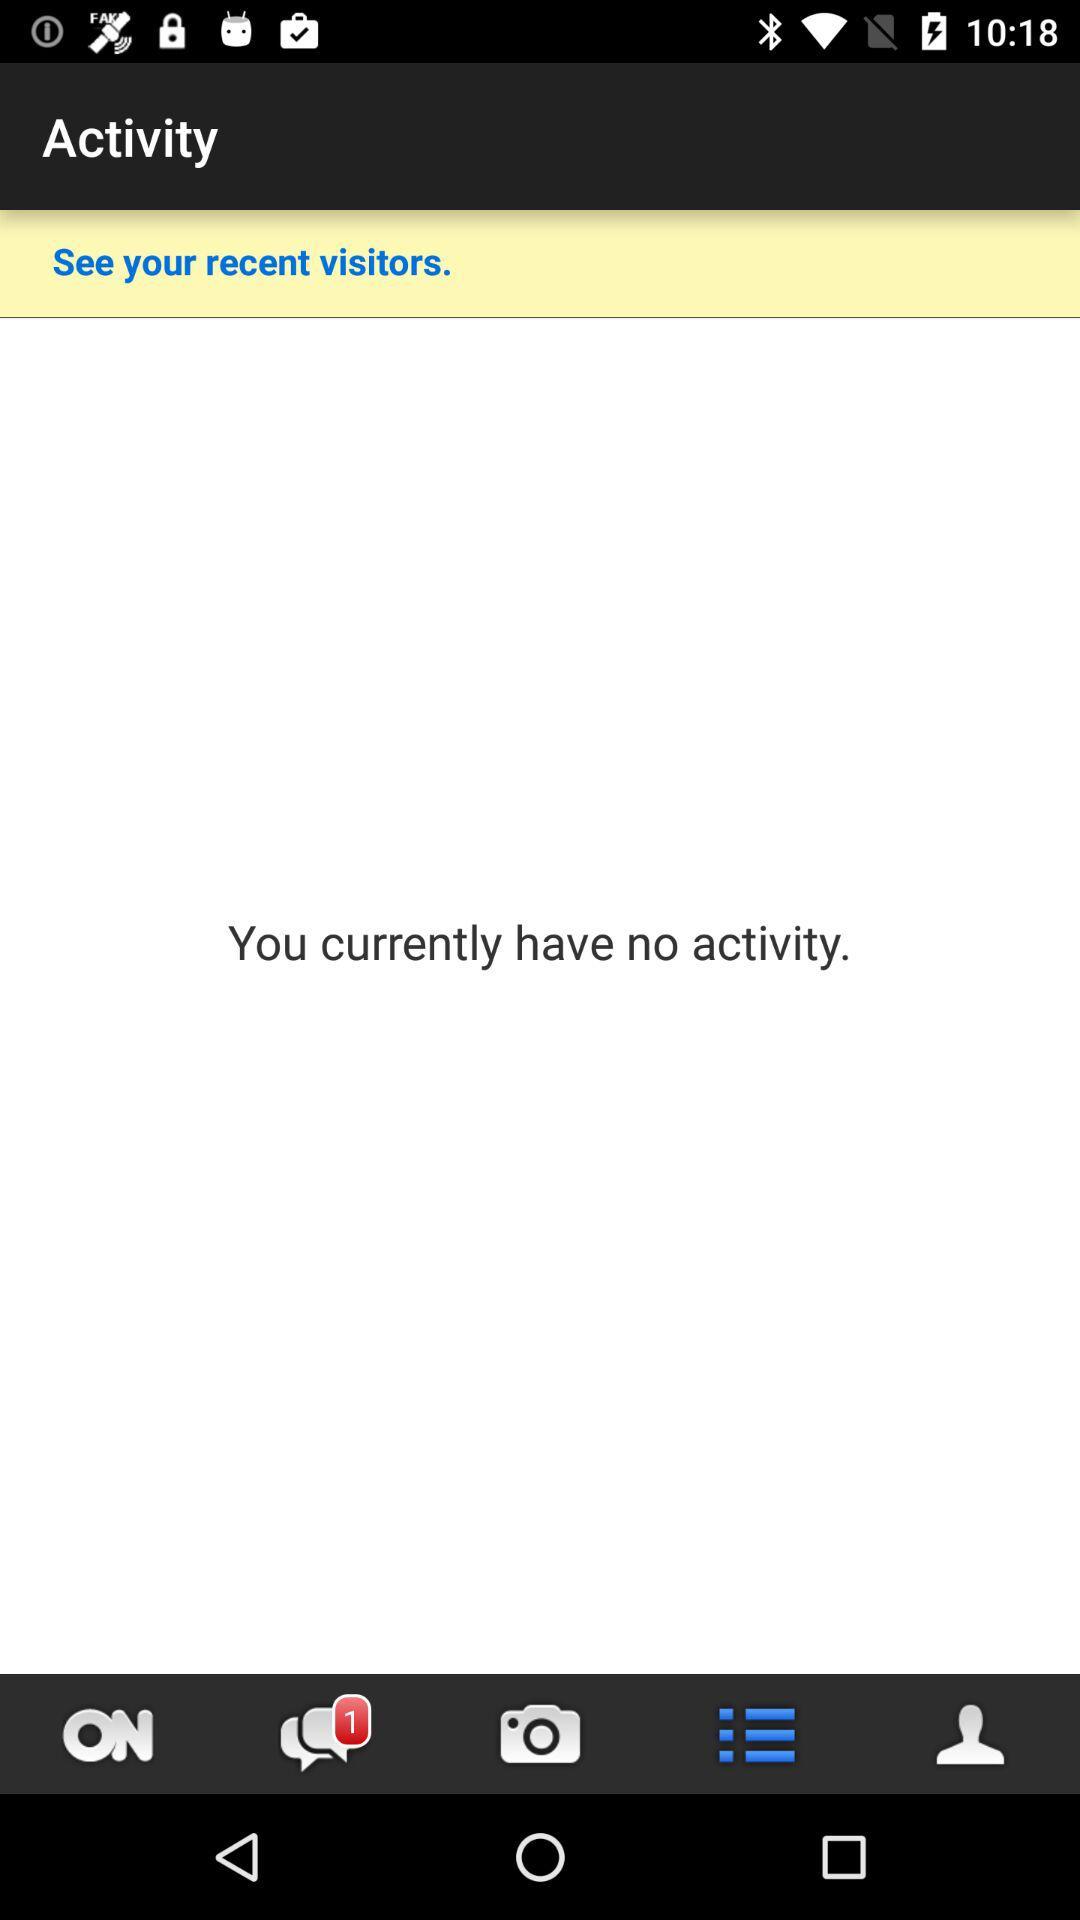 The width and height of the screenshot is (1080, 1920). Describe the element at coordinates (971, 1733) in the screenshot. I see `the avatar icon` at that location.